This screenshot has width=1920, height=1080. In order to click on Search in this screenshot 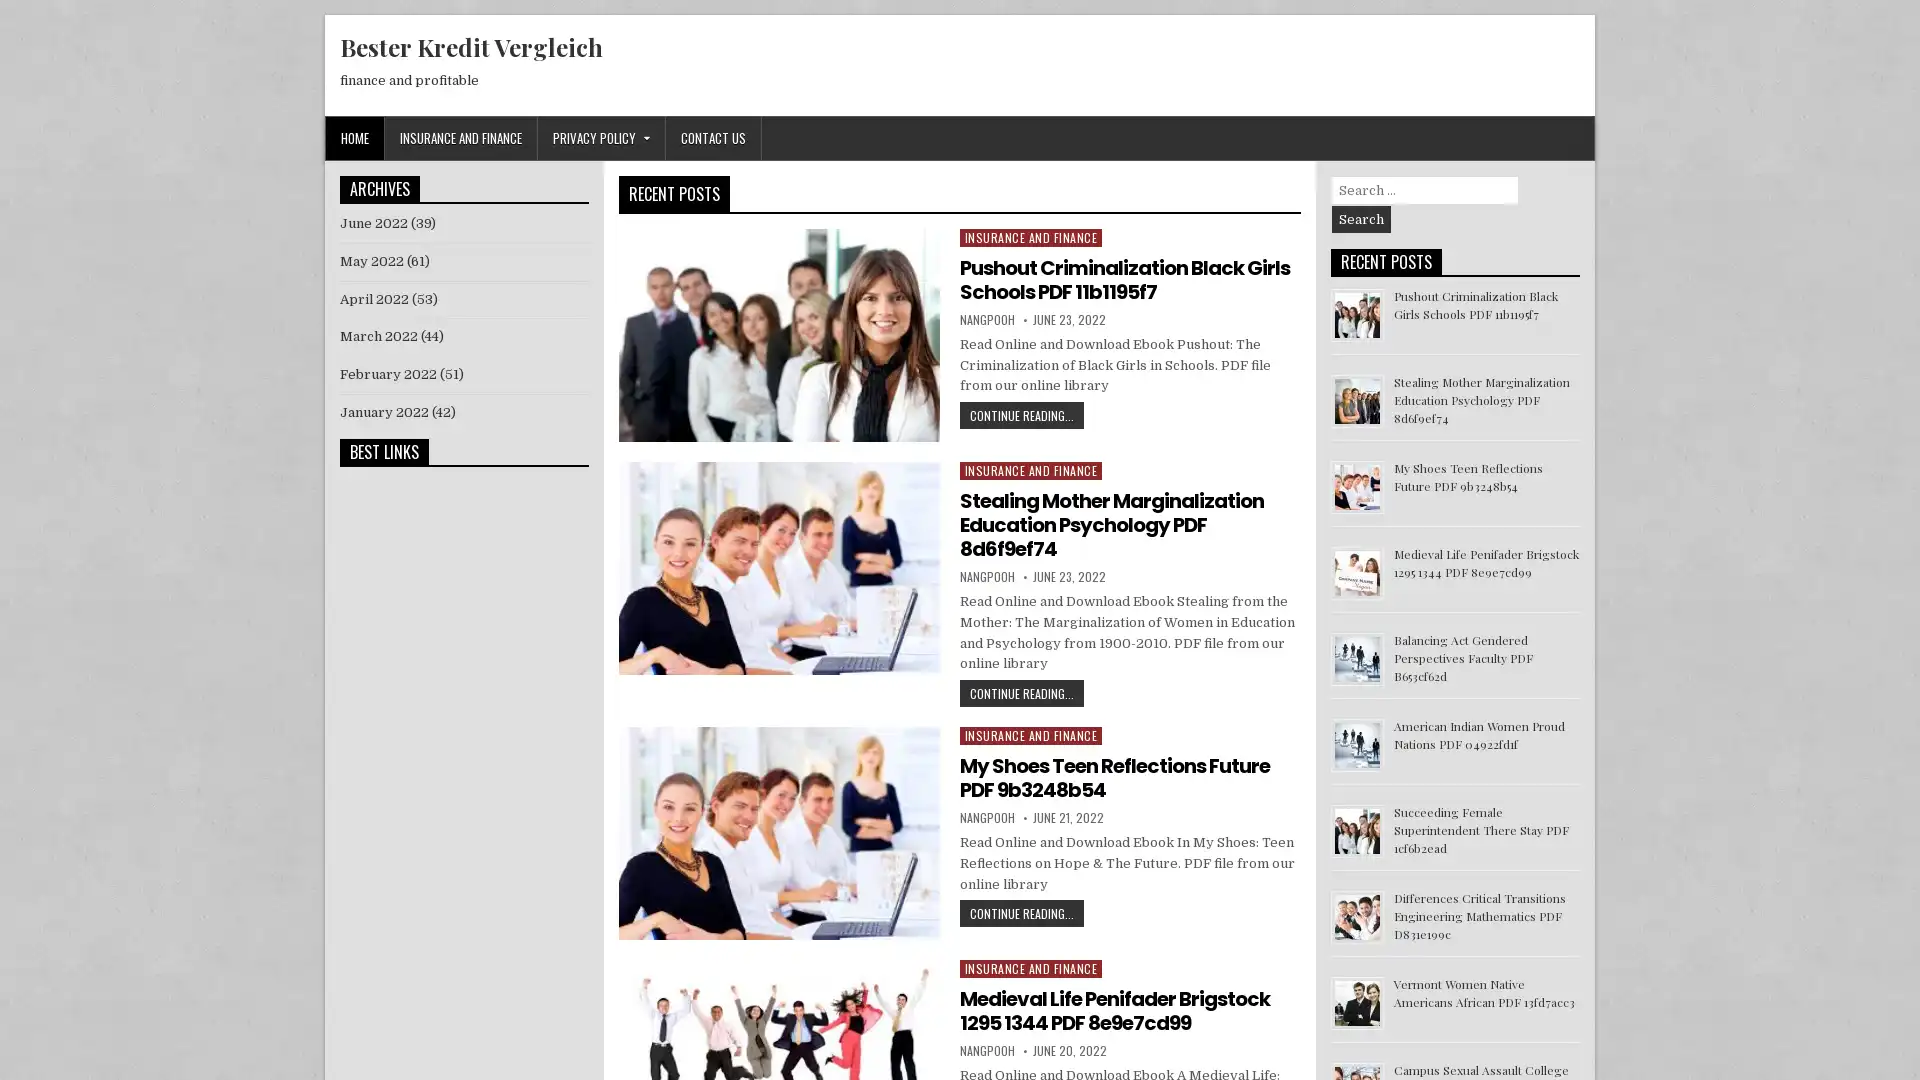, I will do `click(1360, 219)`.